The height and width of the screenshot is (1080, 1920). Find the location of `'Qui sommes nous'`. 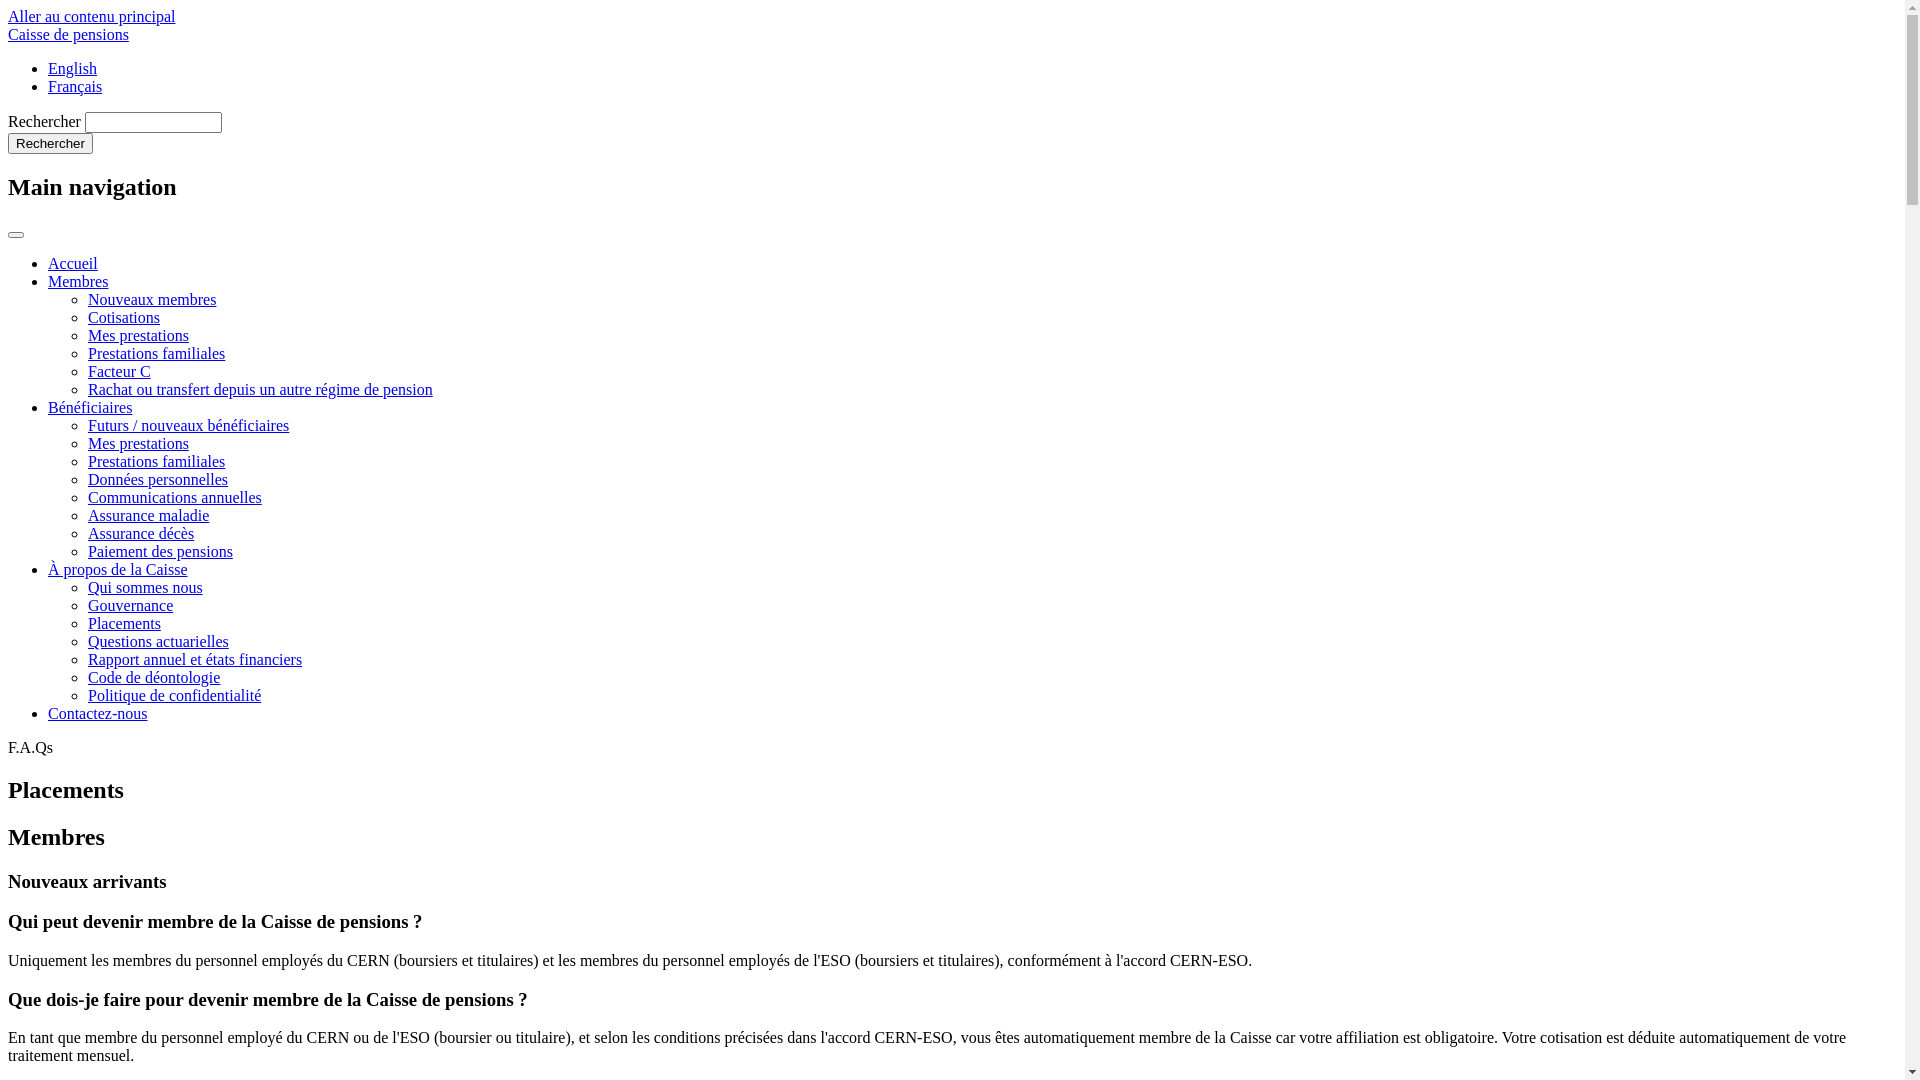

'Qui sommes nous' is located at coordinates (144, 586).